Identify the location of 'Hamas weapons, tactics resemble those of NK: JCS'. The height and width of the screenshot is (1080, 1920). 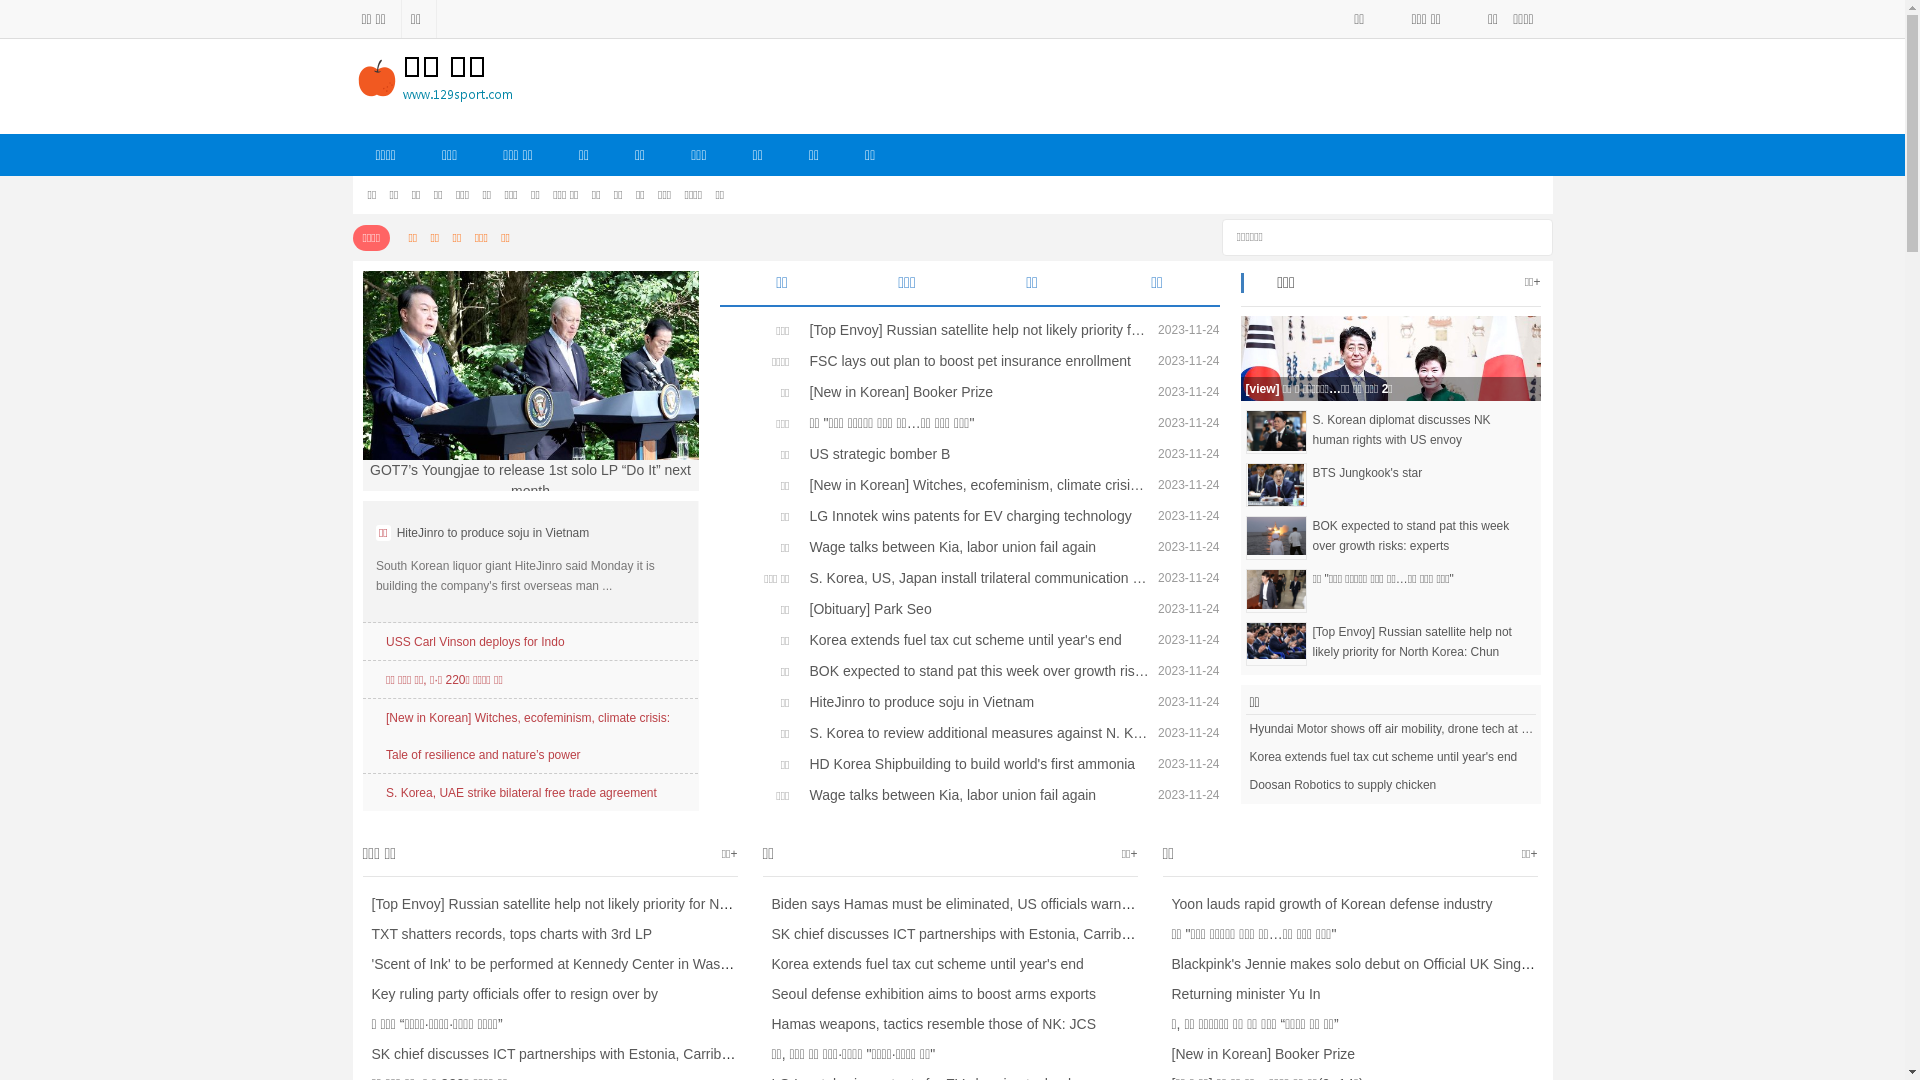
(927, 1023).